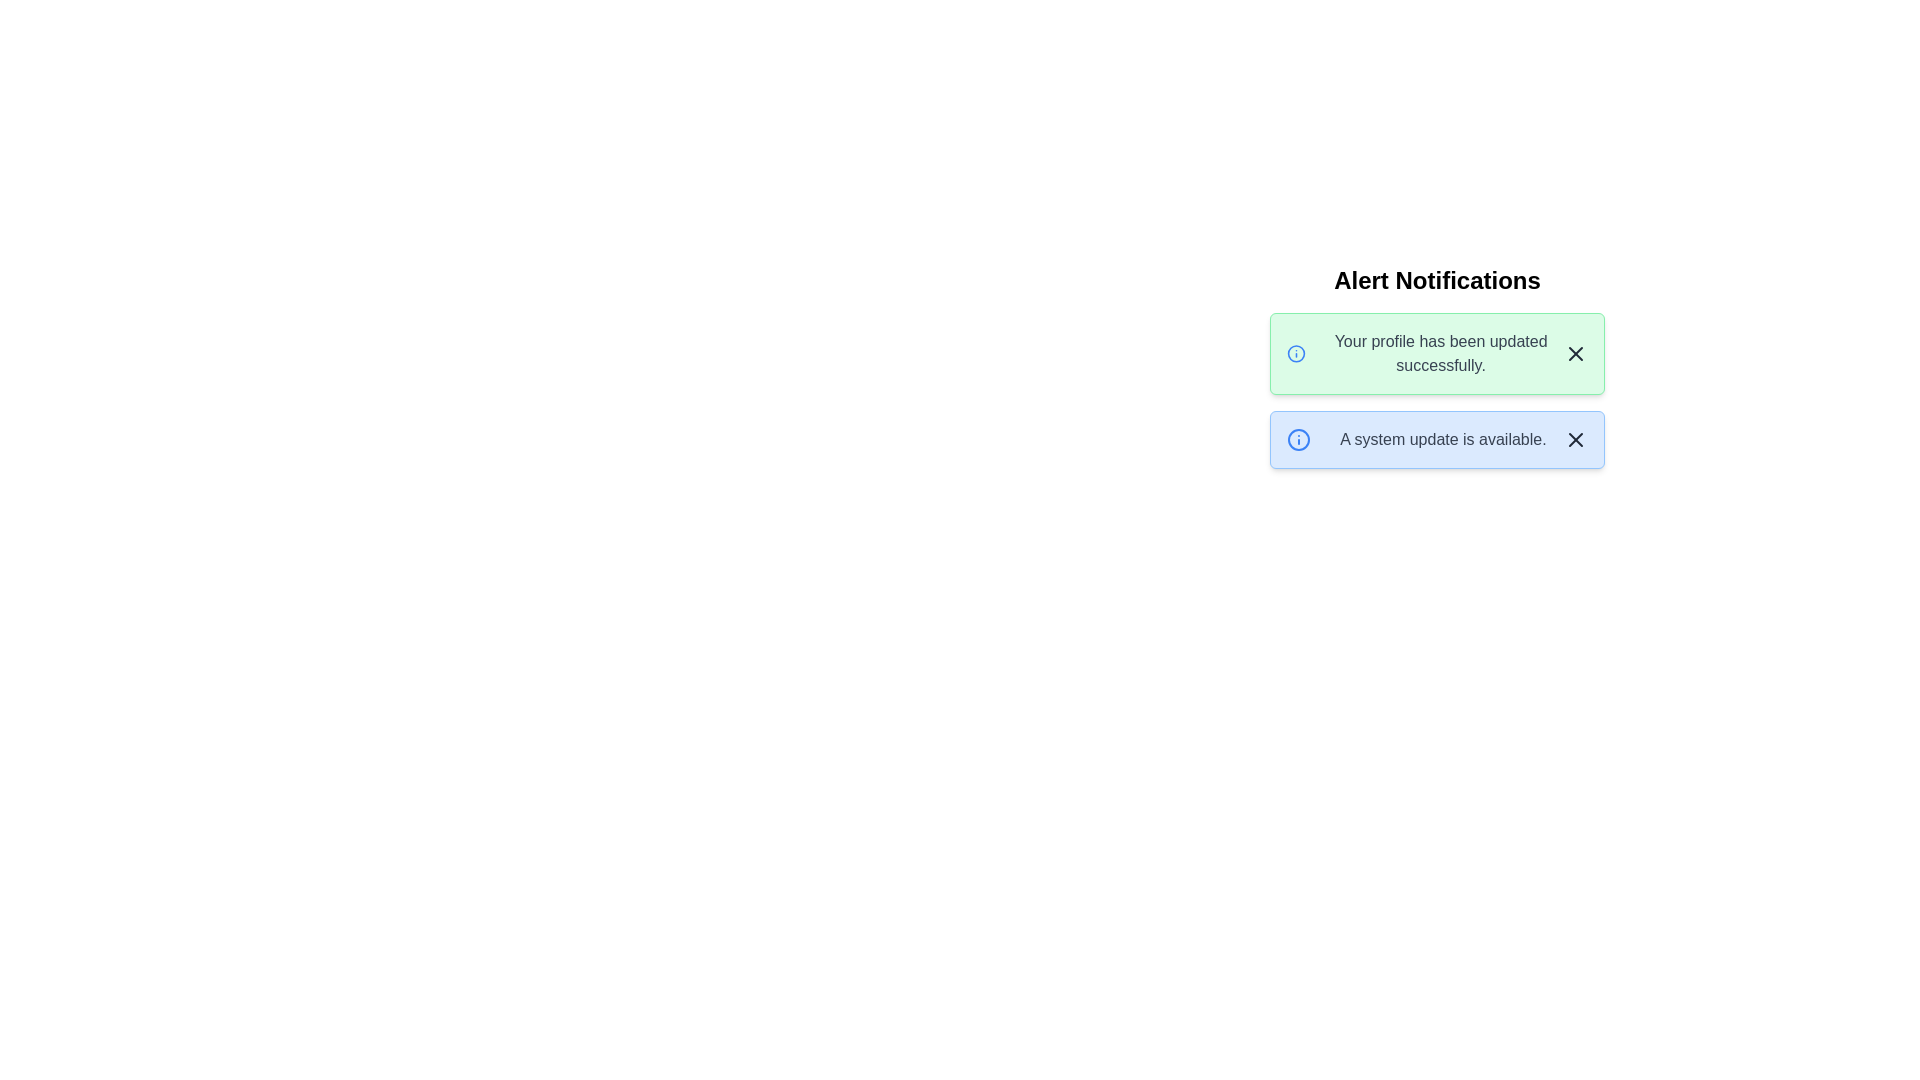 Image resolution: width=1920 pixels, height=1080 pixels. I want to click on text displayed in the gray text block that states 'Your profile has been updated successfully.' within the green notification component, so click(1441, 353).